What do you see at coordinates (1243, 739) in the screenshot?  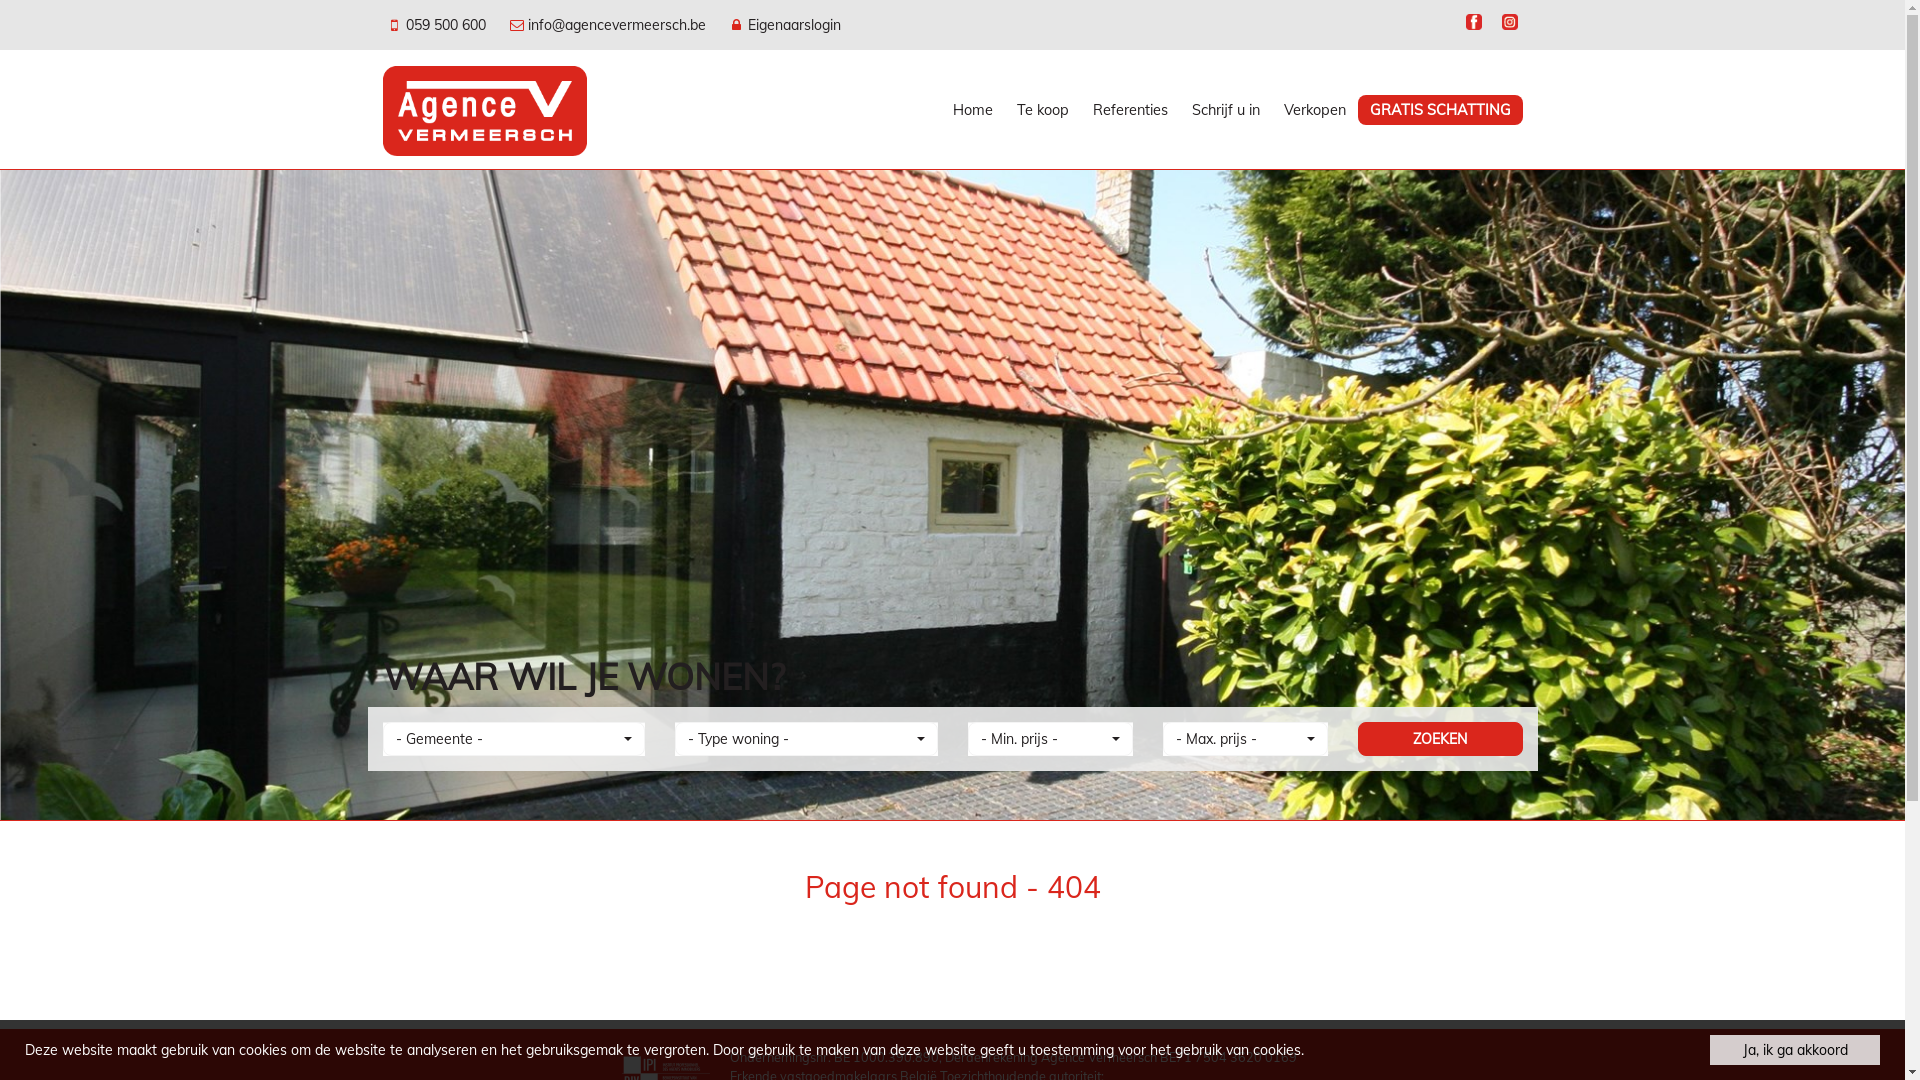 I see `'- Max. prijs -` at bounding box center [1243, 739].